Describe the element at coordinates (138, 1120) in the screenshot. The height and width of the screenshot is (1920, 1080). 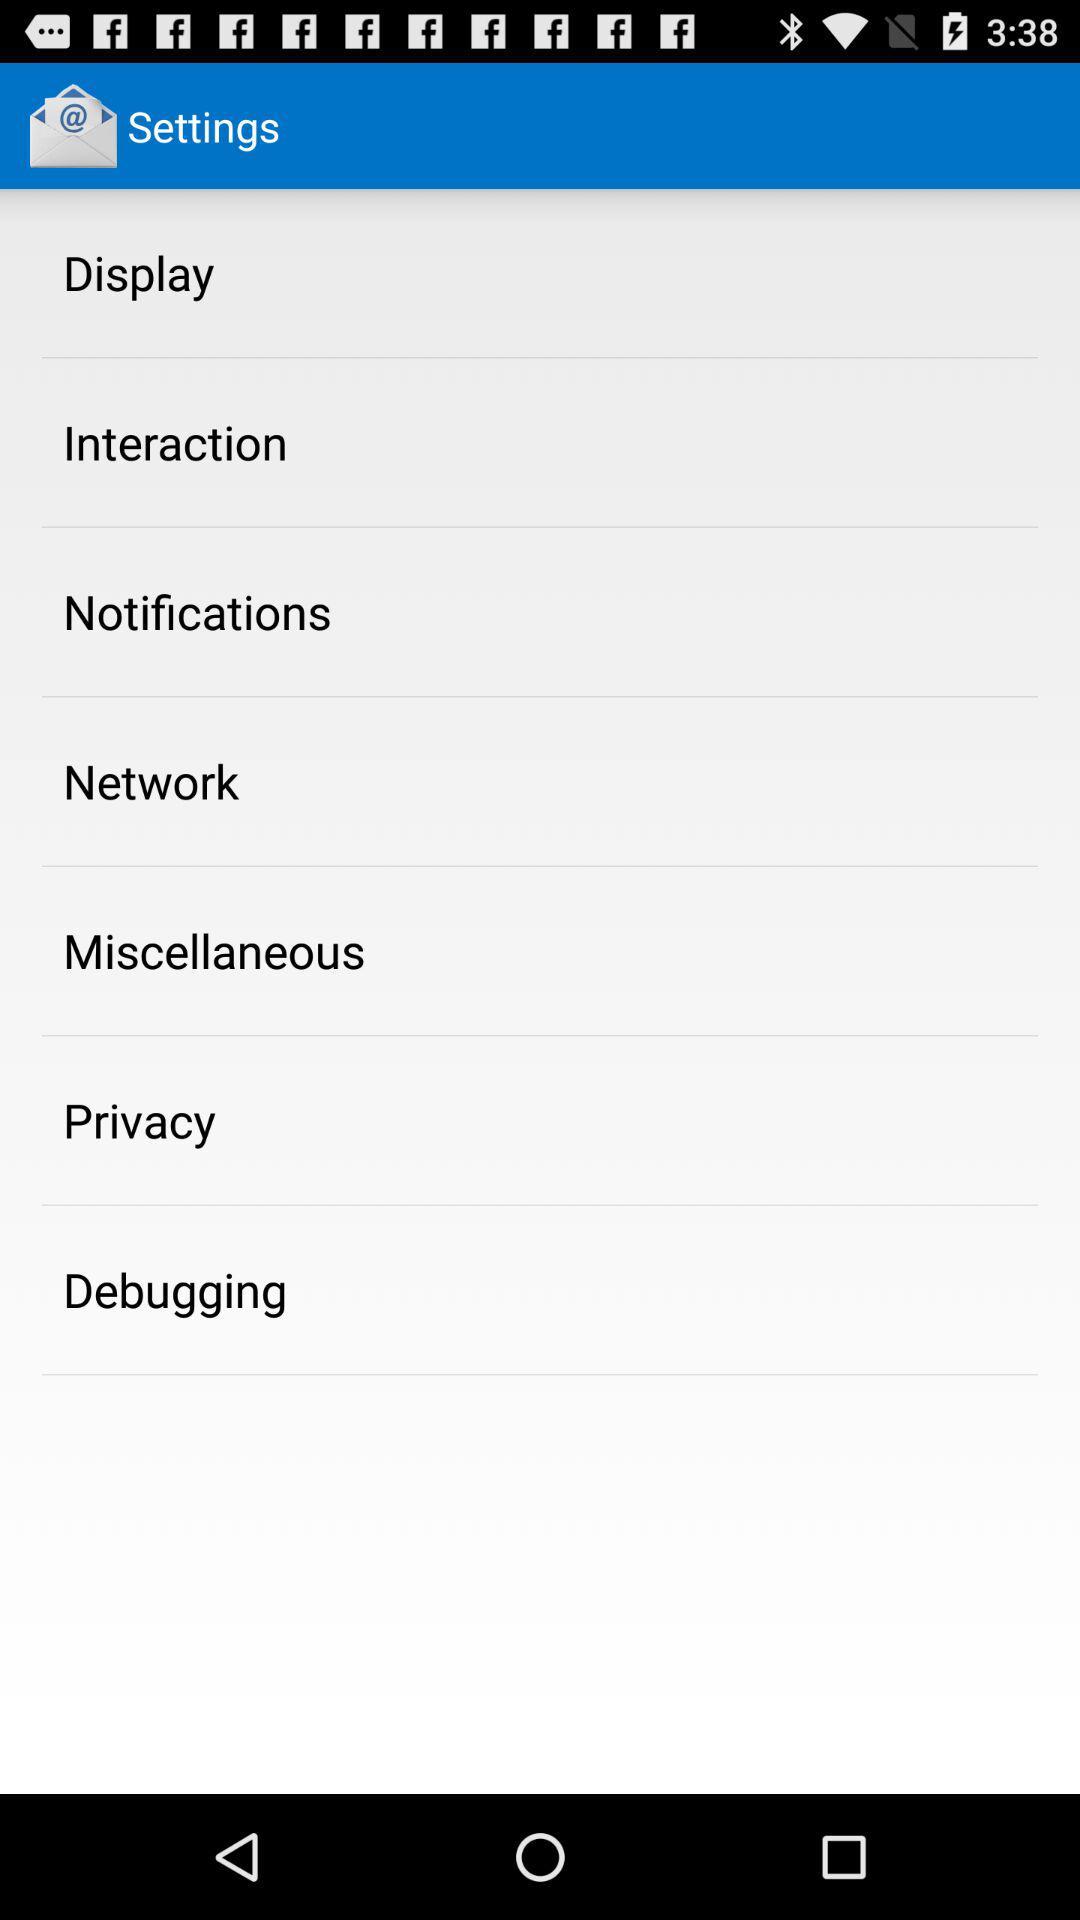
I see `privacy item` at that location.